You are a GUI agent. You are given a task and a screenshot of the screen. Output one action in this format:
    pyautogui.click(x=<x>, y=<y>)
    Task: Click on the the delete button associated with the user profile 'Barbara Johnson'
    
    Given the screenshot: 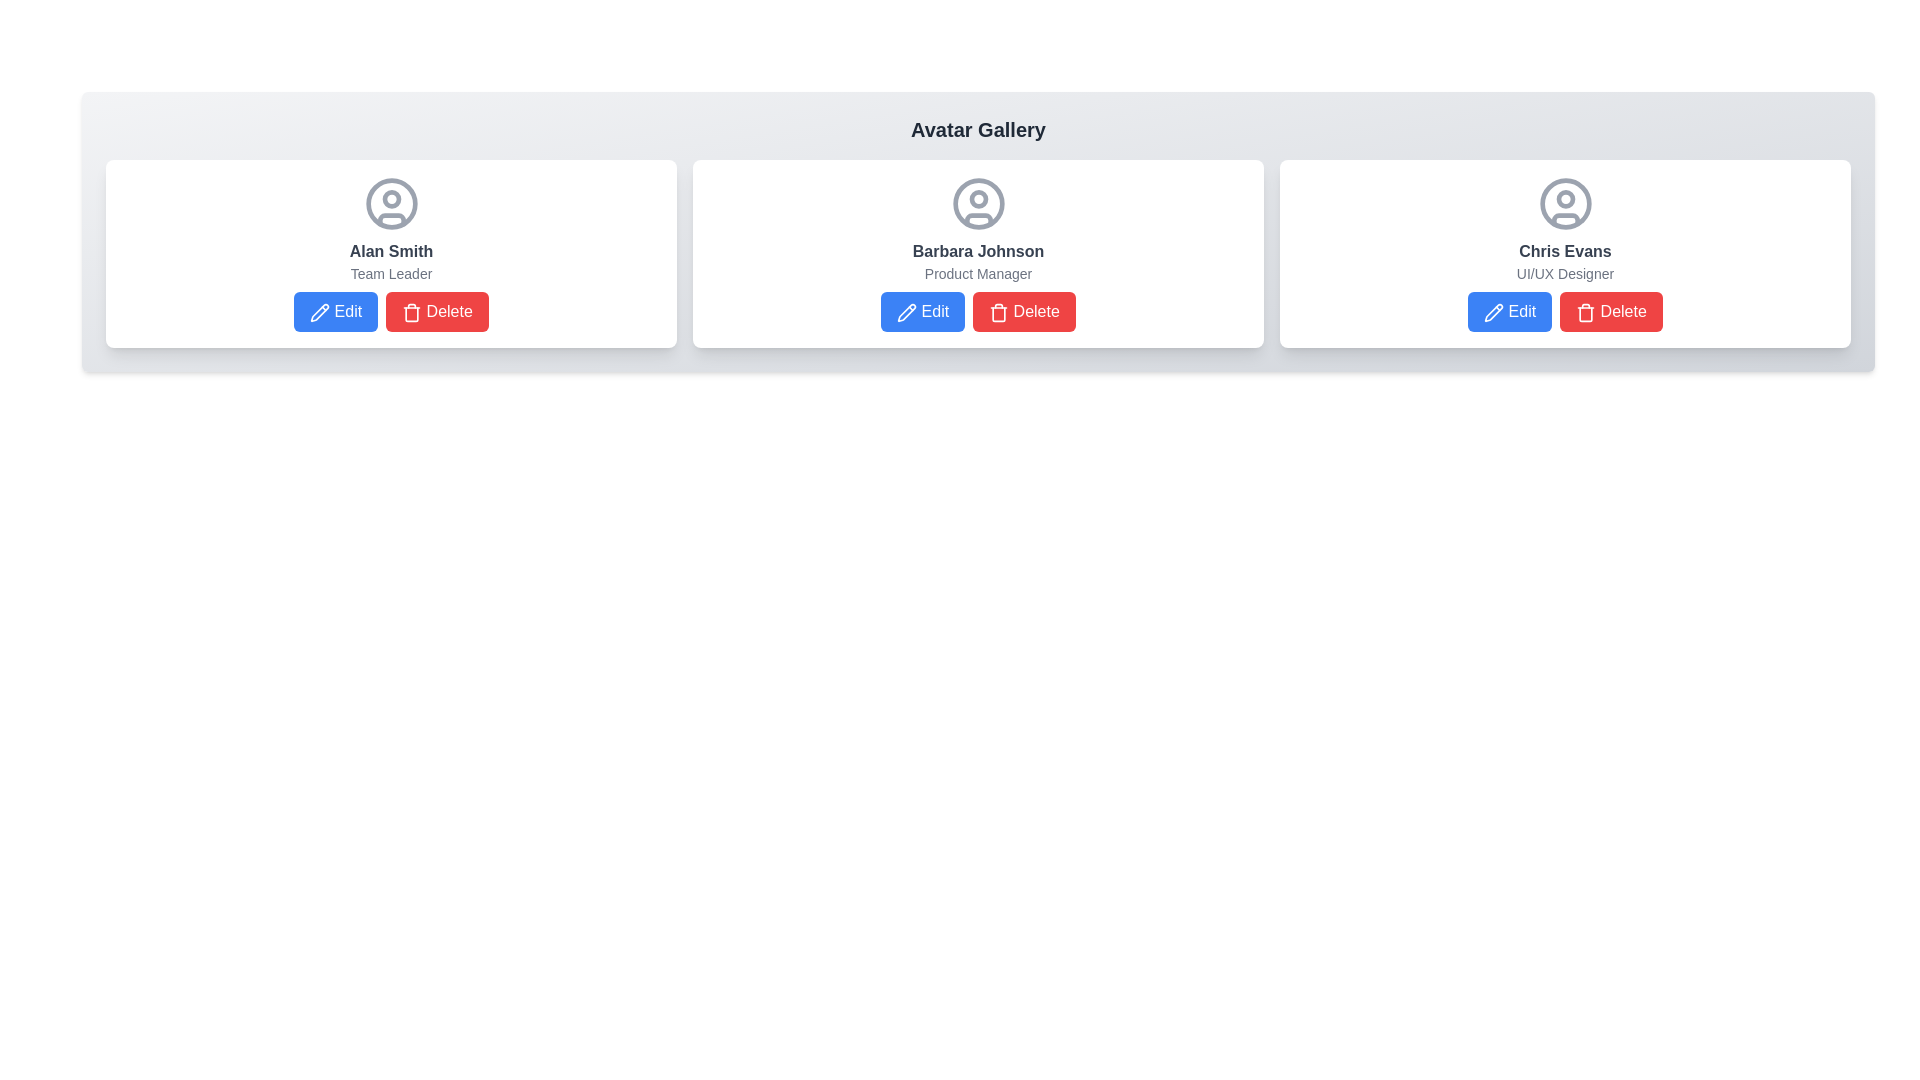 What is the action you would take?
    pyautogui.click(x=1024, y=312)
    